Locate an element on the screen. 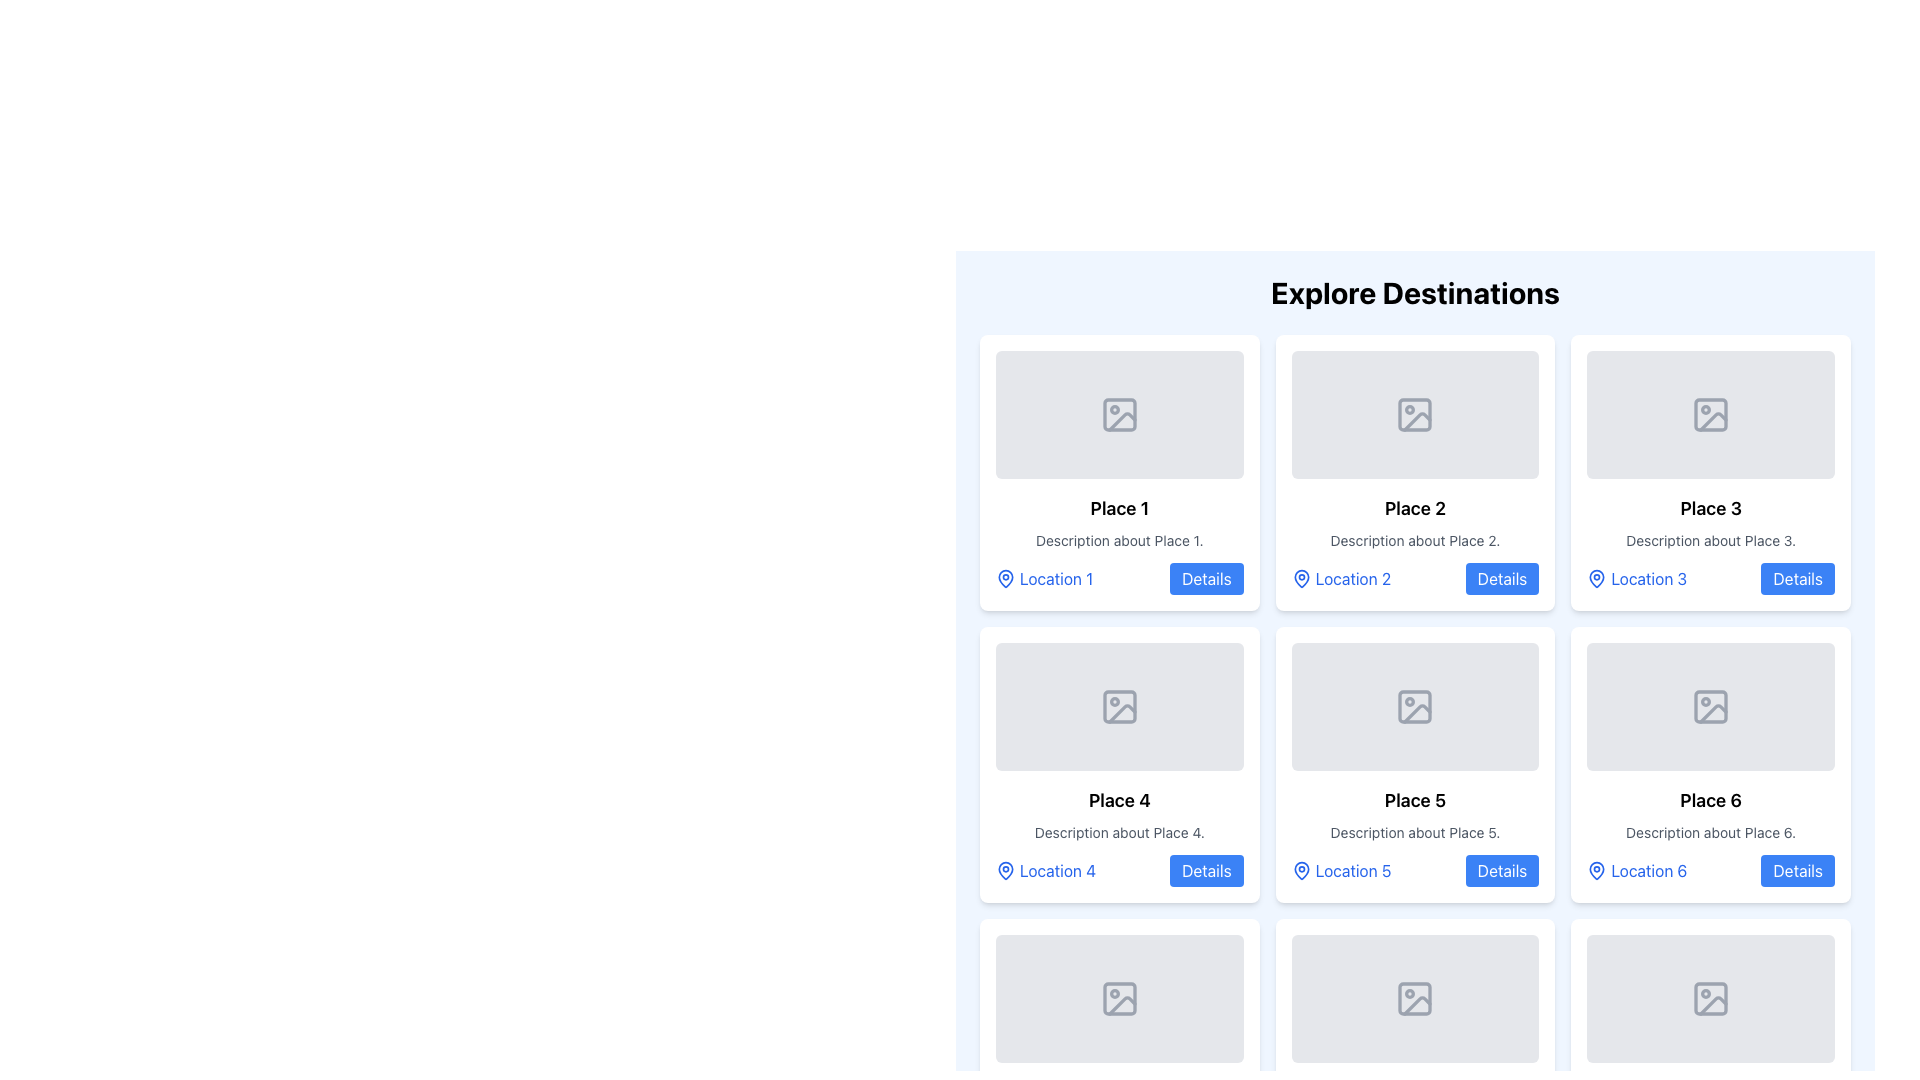  the informational text about 'Place 4', which is the second text node within its card, located below the title and above the details section is located at coordinates (1118, 833).